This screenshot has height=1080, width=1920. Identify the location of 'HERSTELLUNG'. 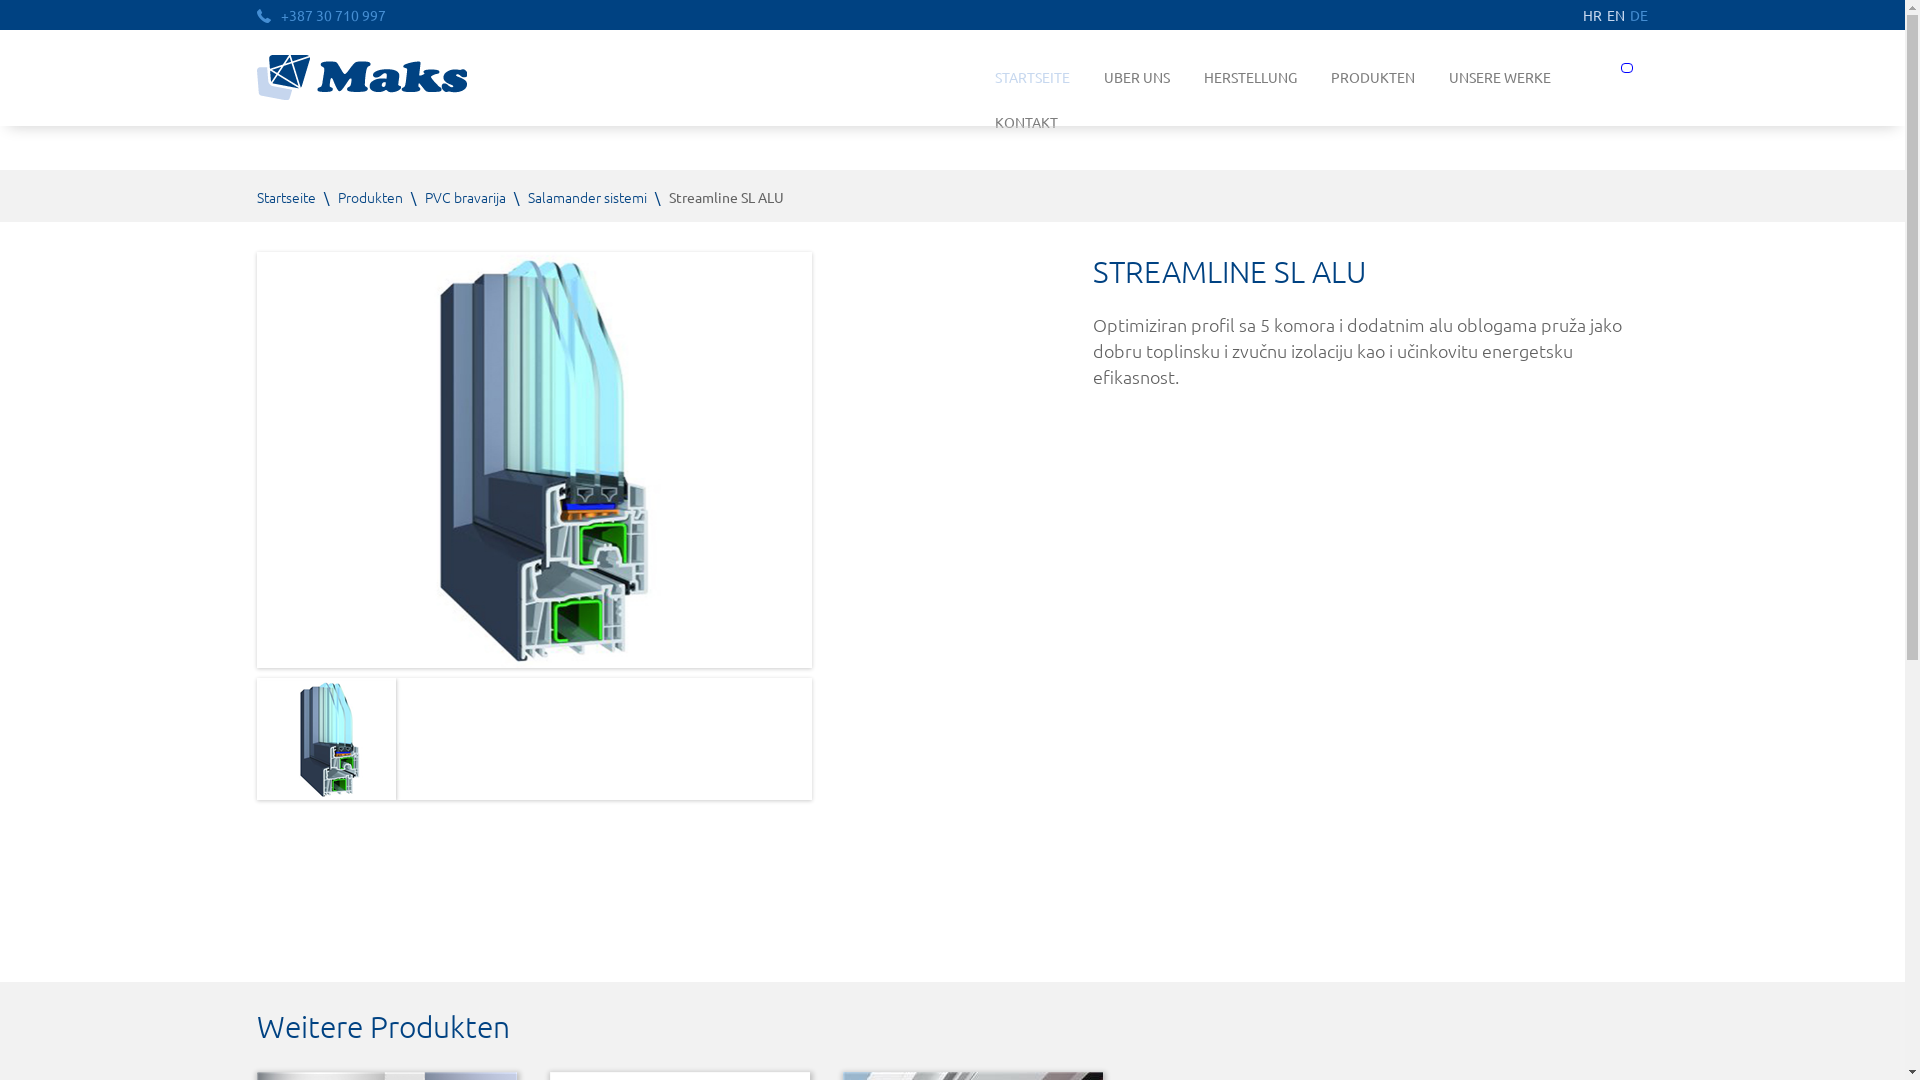
(1249, 76).